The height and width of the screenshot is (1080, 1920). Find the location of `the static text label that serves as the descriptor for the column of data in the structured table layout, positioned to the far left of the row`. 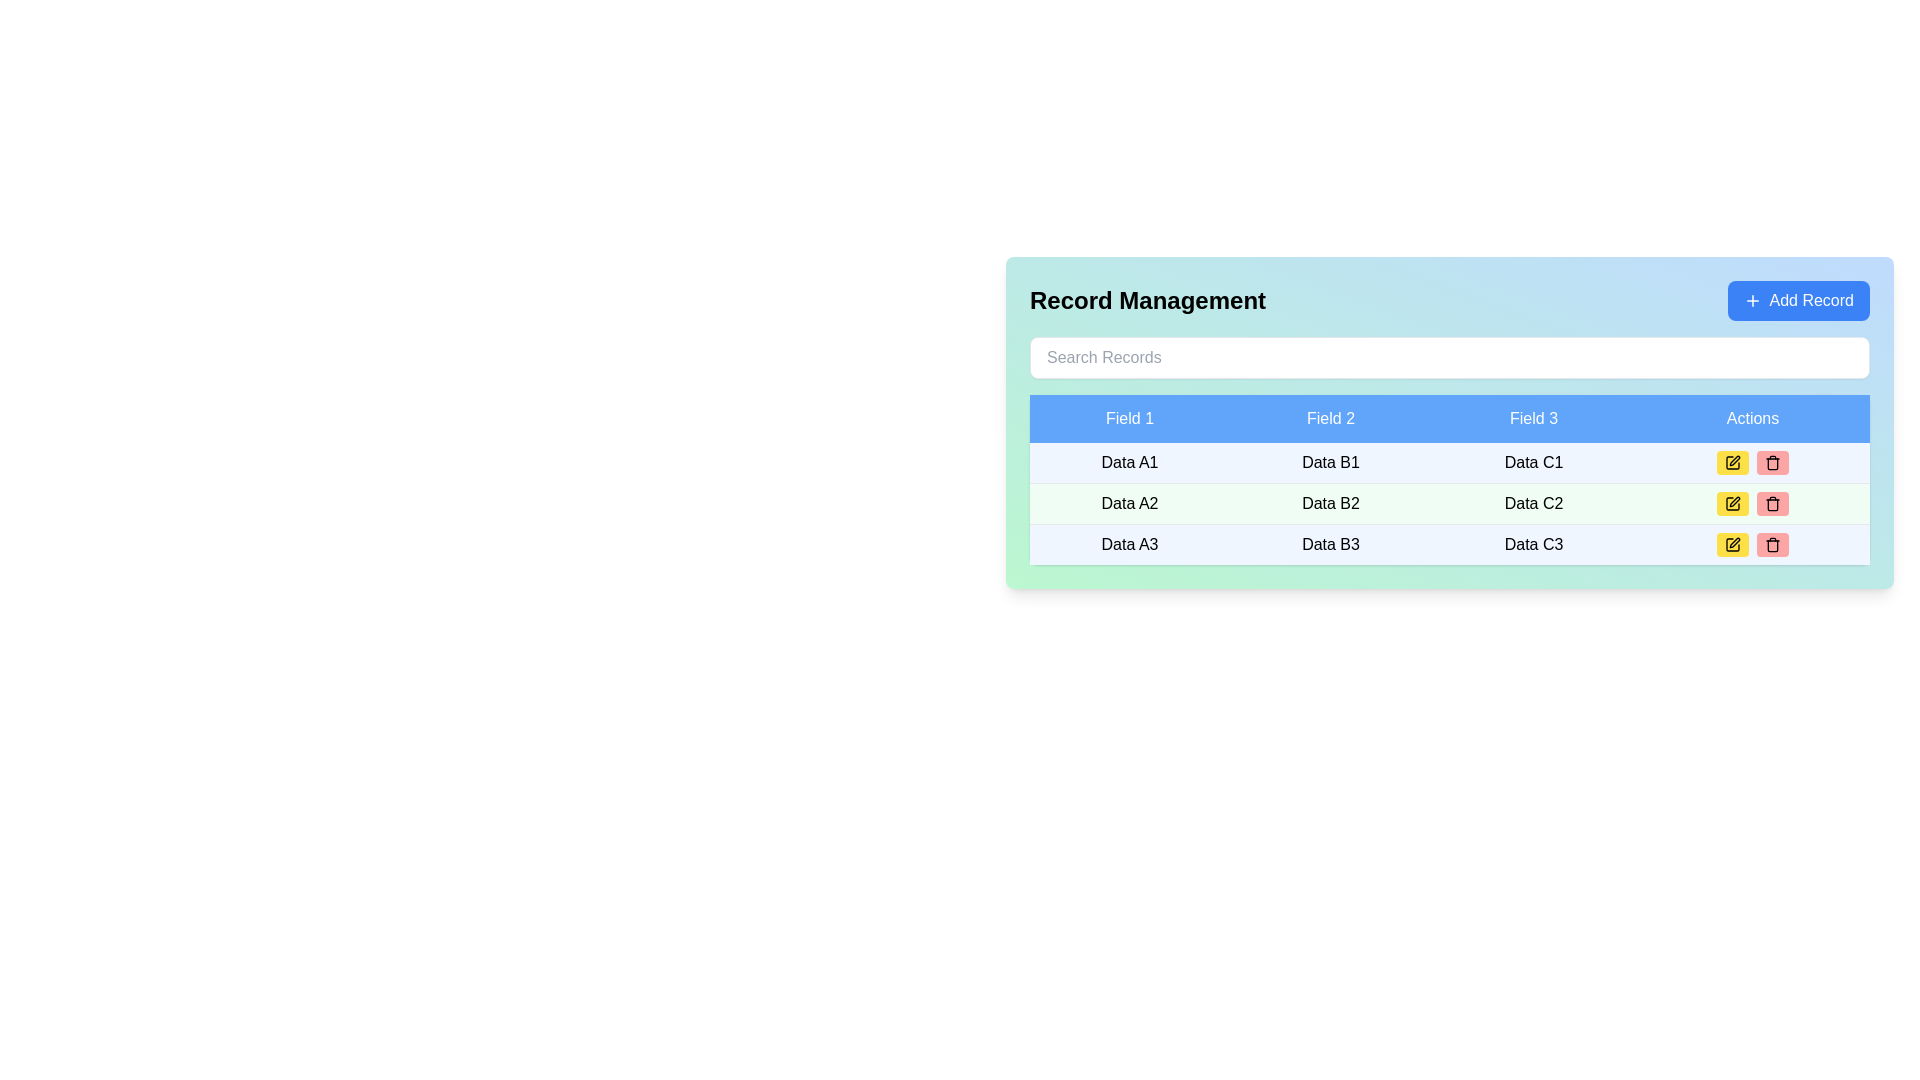

the static text label that serves as the descriptor for the column of data in the structured table layout, positioned to the far left of the row is located at coordinates (1130, 418).